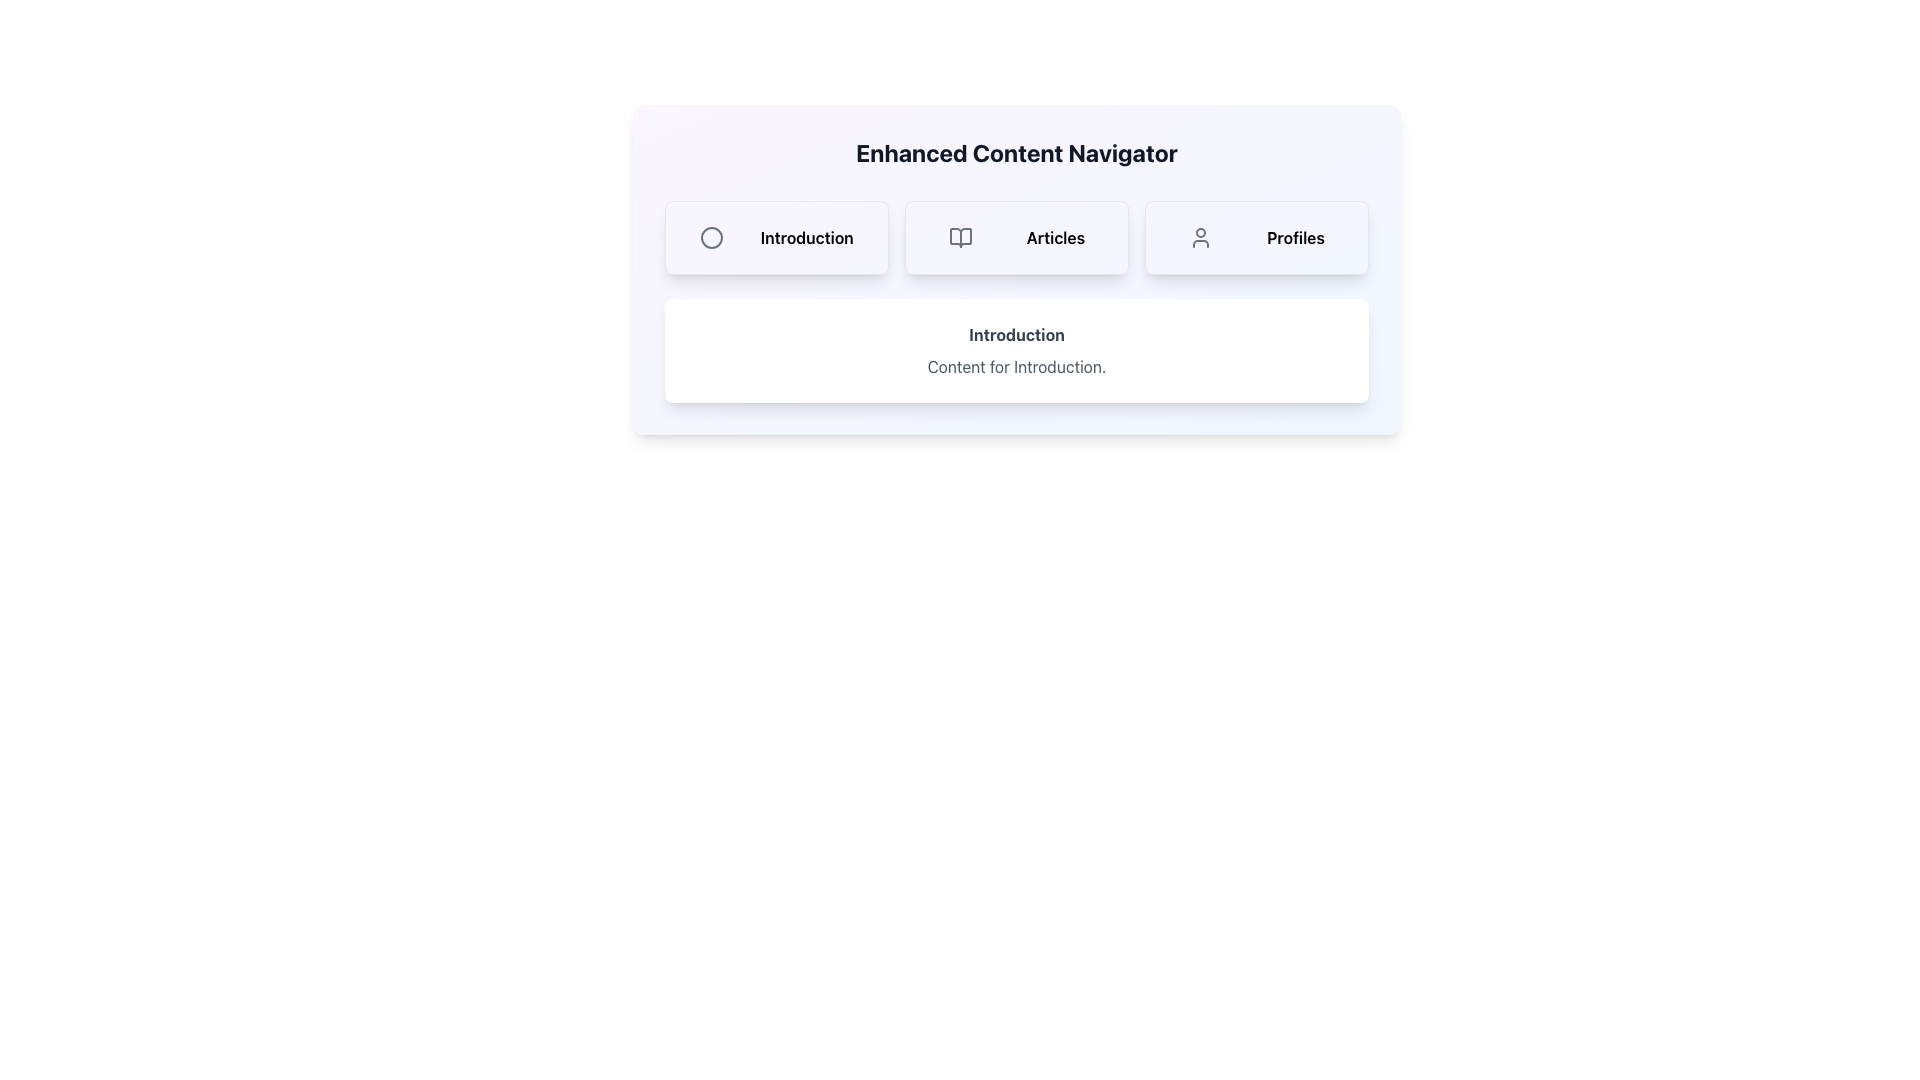 The width and height of the screenshot is (1920, 1080). What do you see at coordinates (1017, 237) in the screenshot?
I see `the 'Articles' button in the Category toggle button` at bounding box center [1017, 237].